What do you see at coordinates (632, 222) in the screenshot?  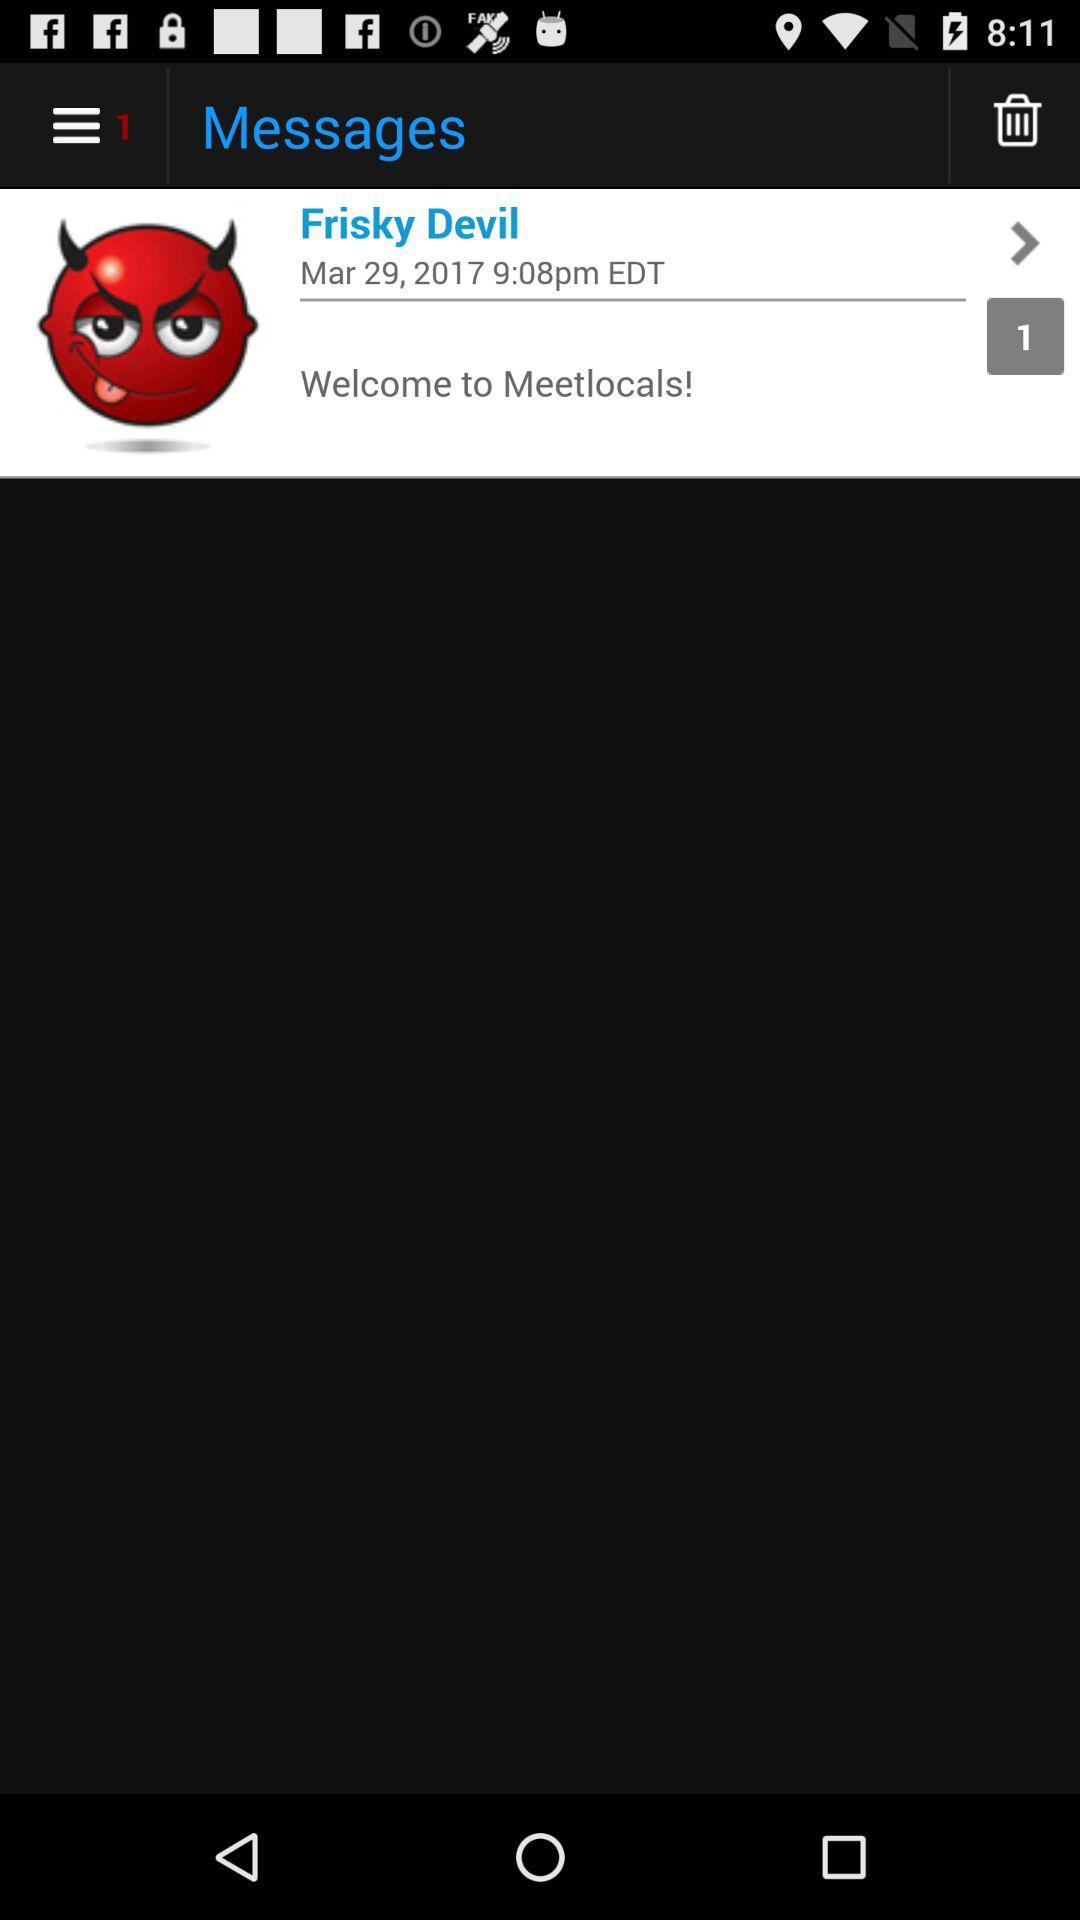 I see `frisky devil icon` at bounding box center [632, 222].